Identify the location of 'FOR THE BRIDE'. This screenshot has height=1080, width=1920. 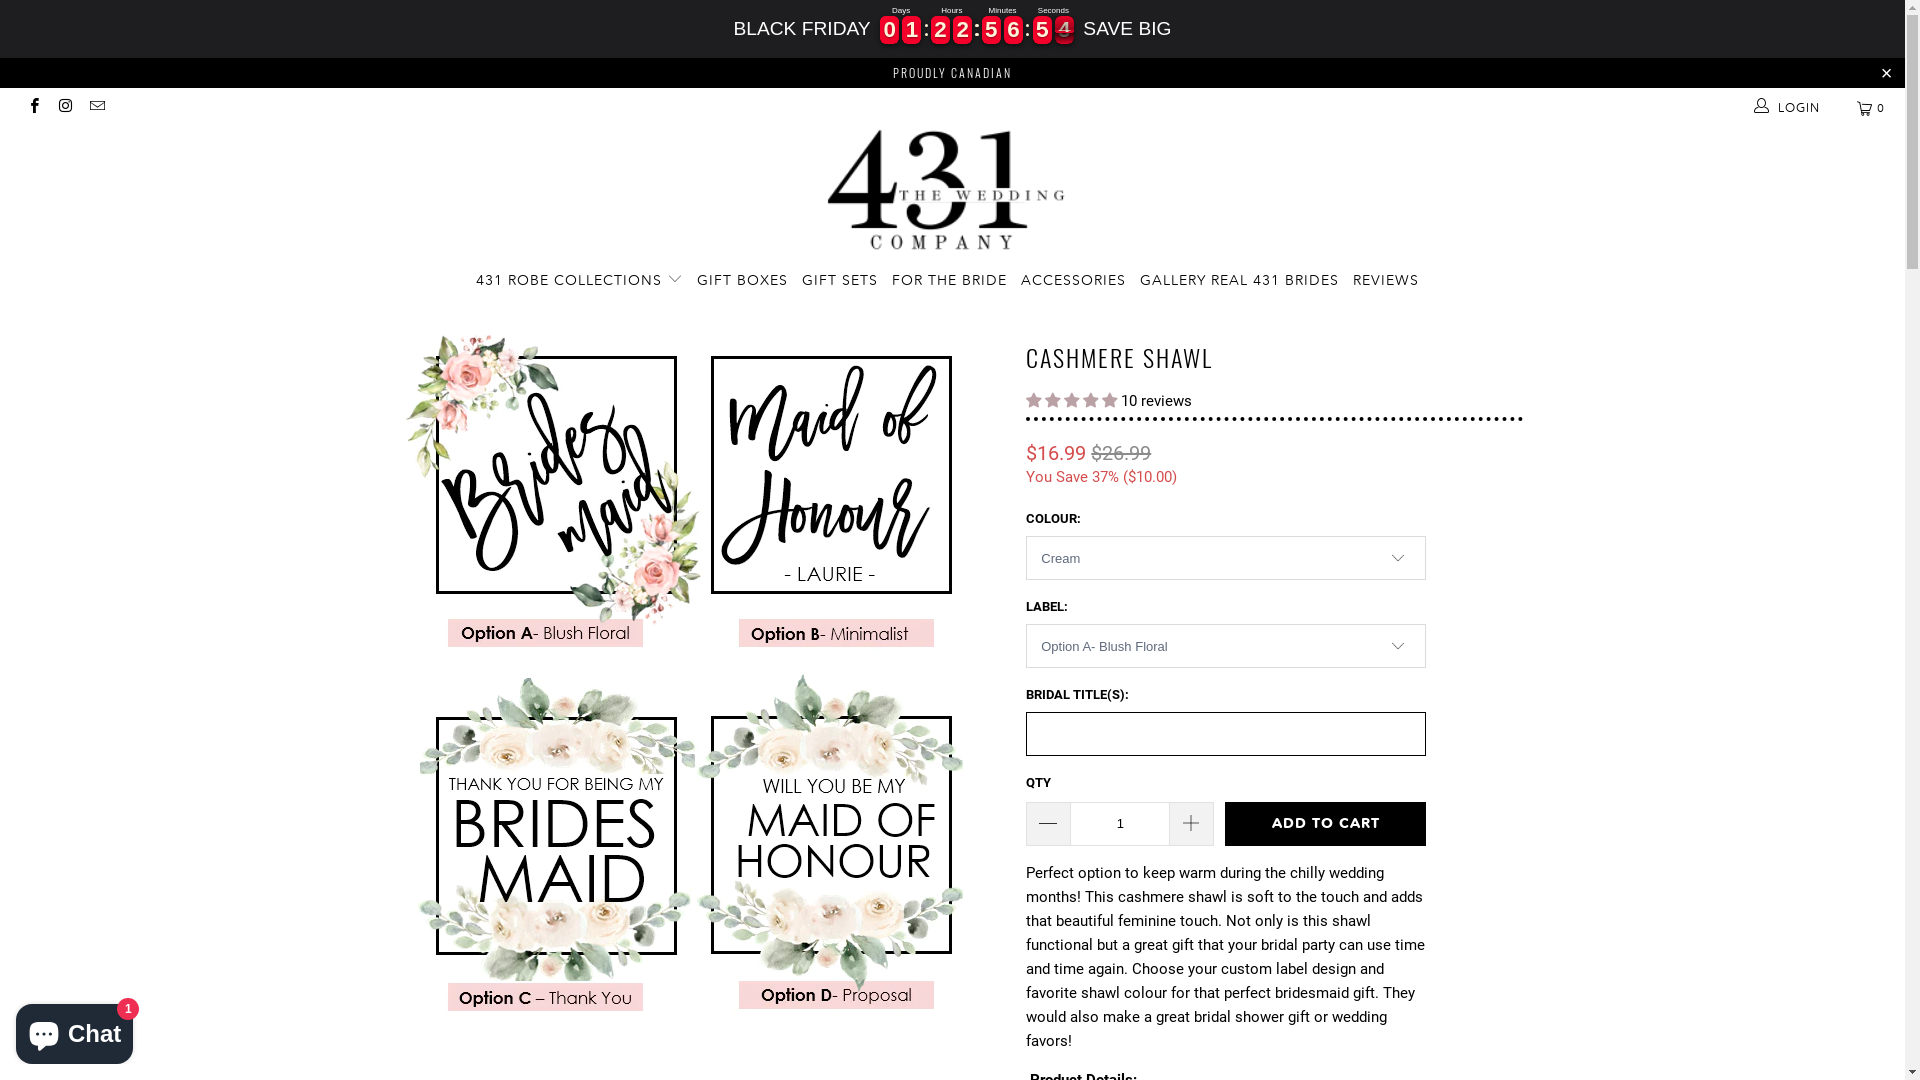
(948, 280).